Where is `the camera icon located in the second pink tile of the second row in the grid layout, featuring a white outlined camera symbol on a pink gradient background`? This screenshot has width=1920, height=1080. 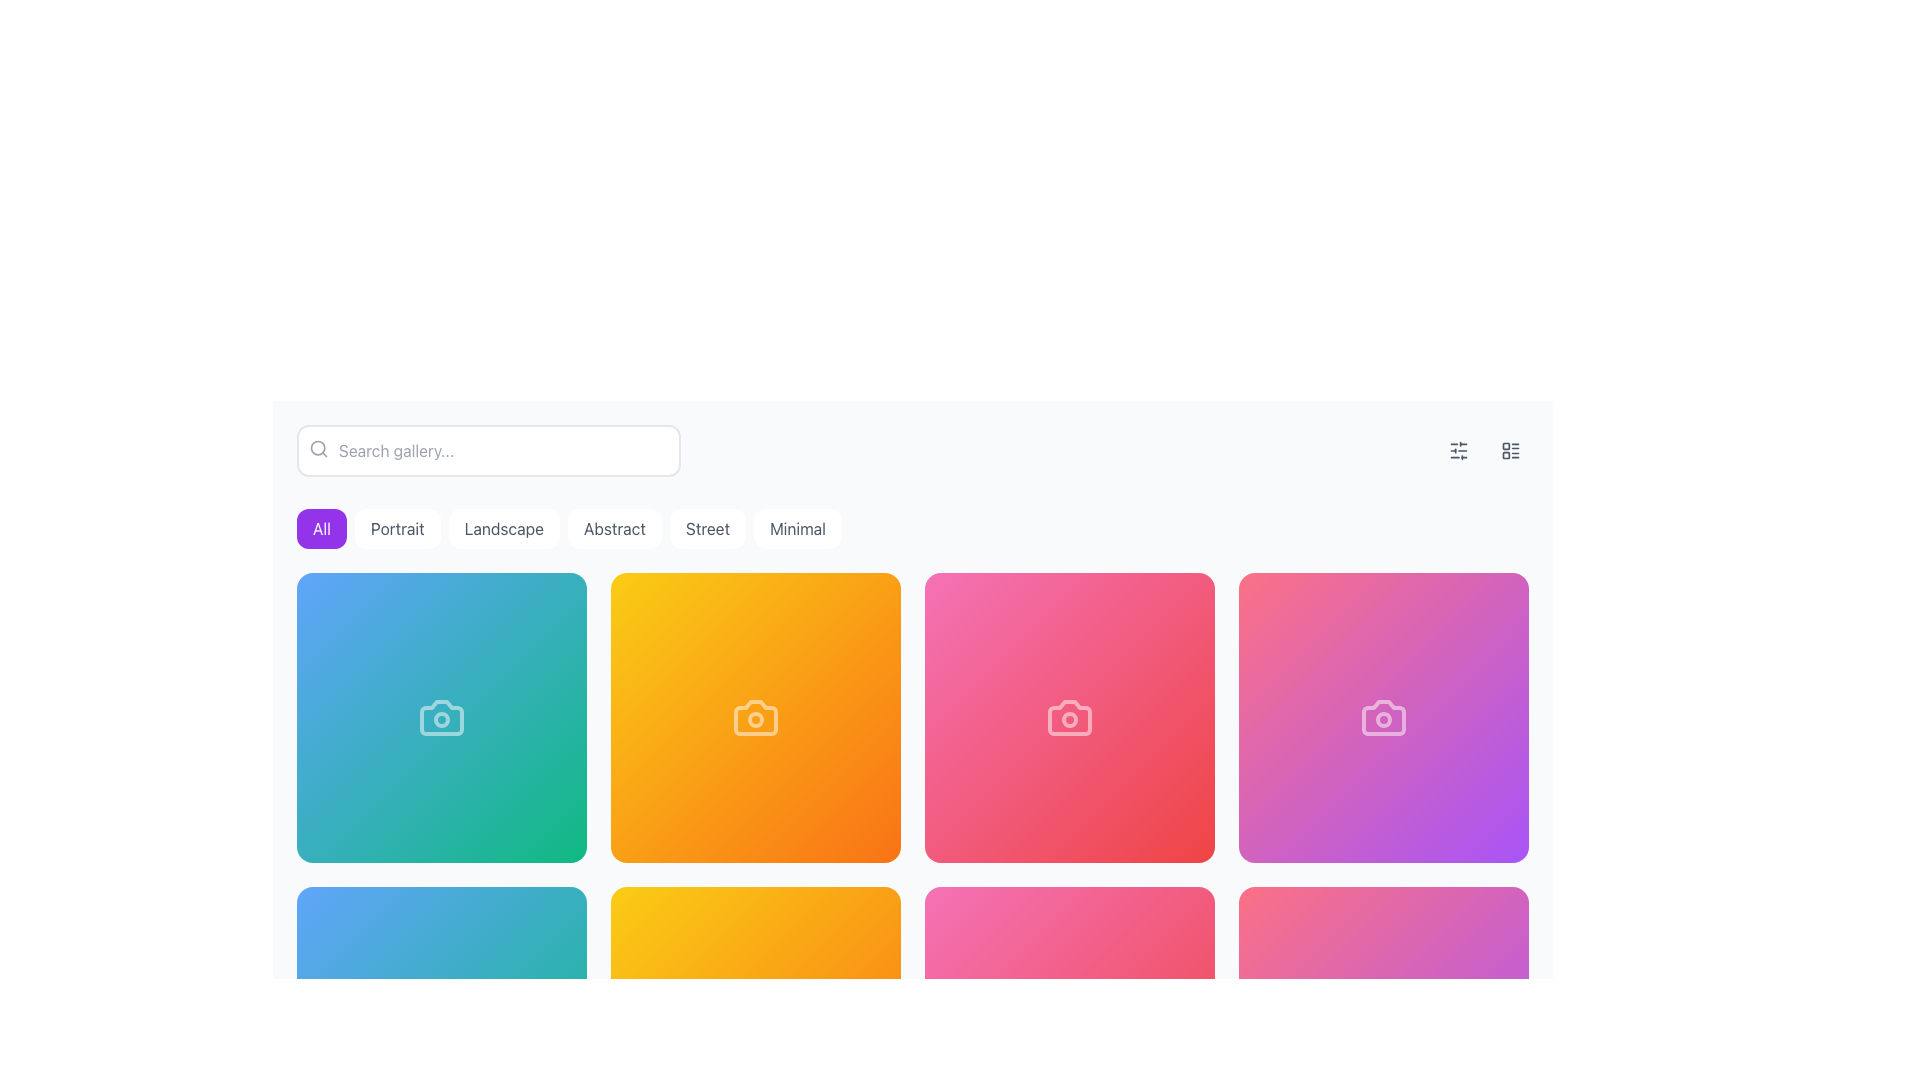
the camera icon located in the second pink tile of the second row in the grid layout, featuring a white outlined camera symbol on a pink gradient background is located at coordinates (1069, 716).